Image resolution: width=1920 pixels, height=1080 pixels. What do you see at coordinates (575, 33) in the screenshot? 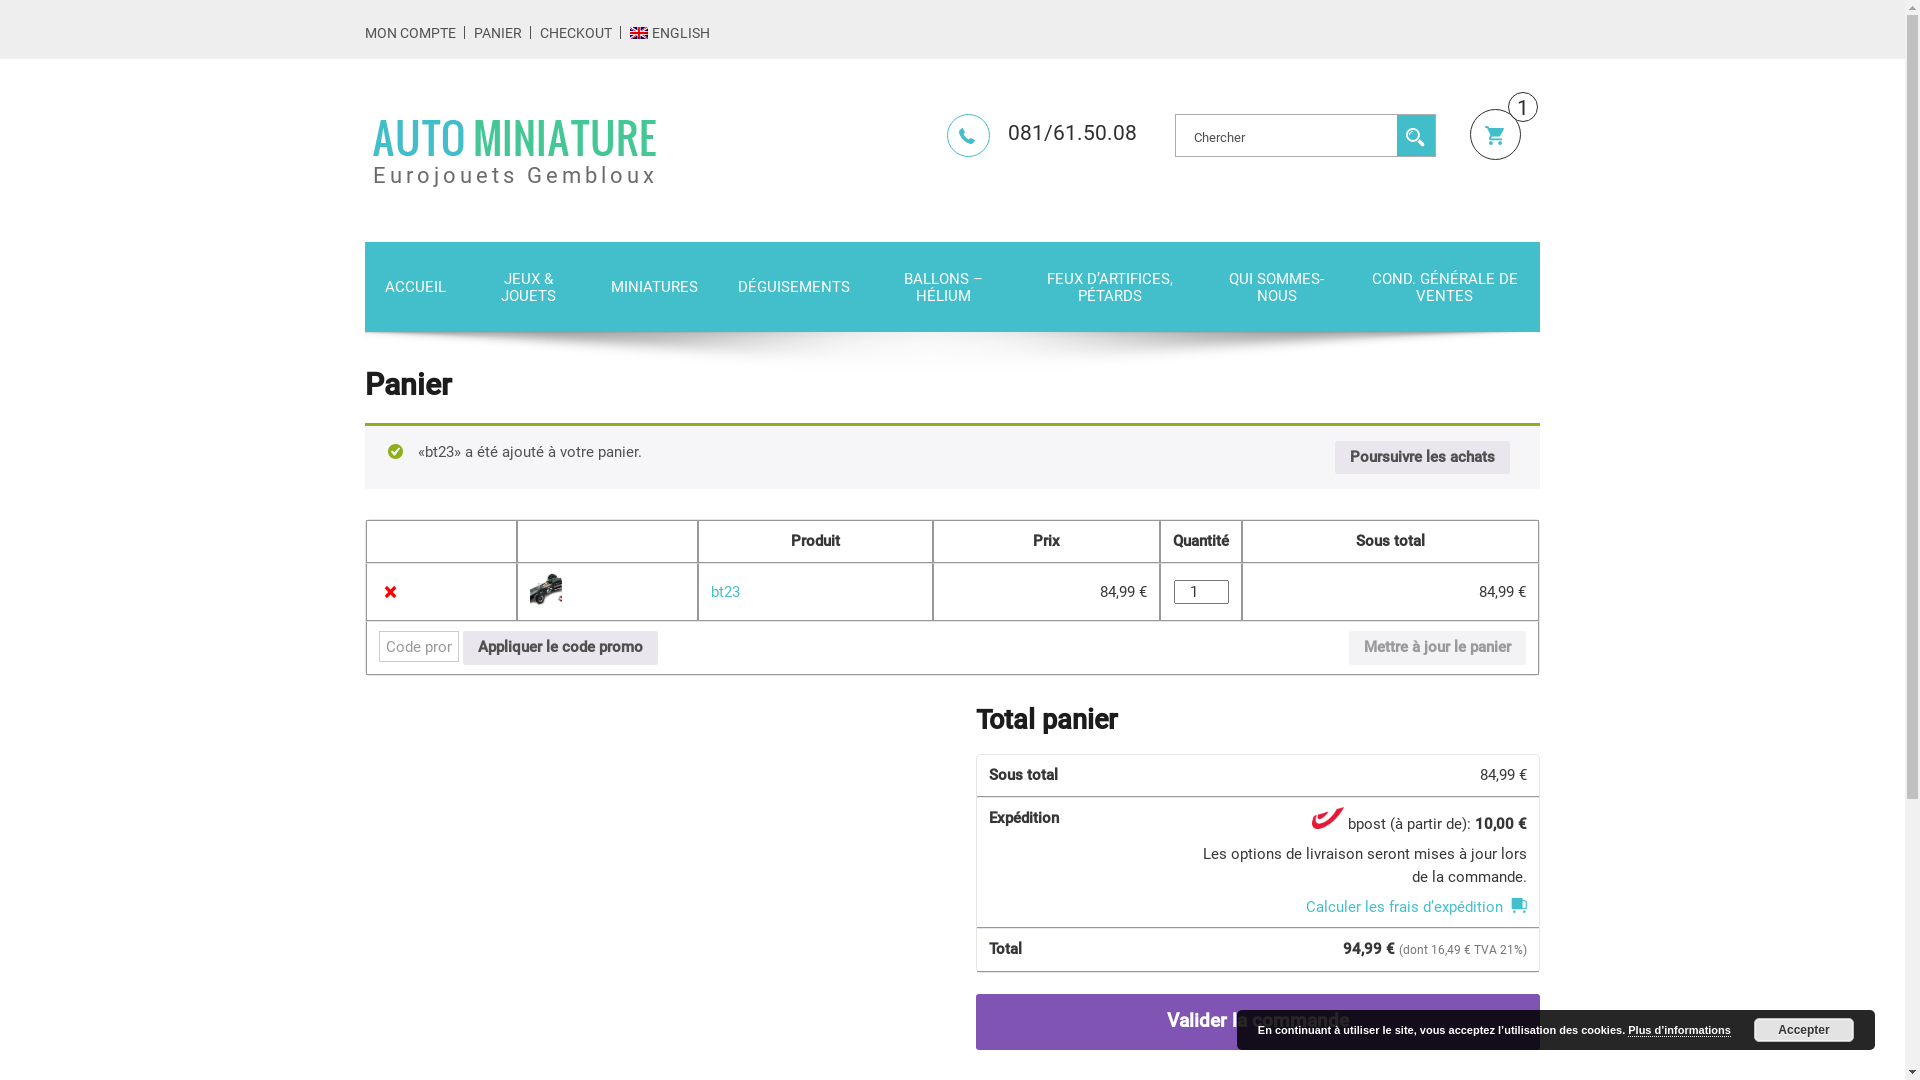
I see `'CHECKOUT'` at bounding box center [575, 33].